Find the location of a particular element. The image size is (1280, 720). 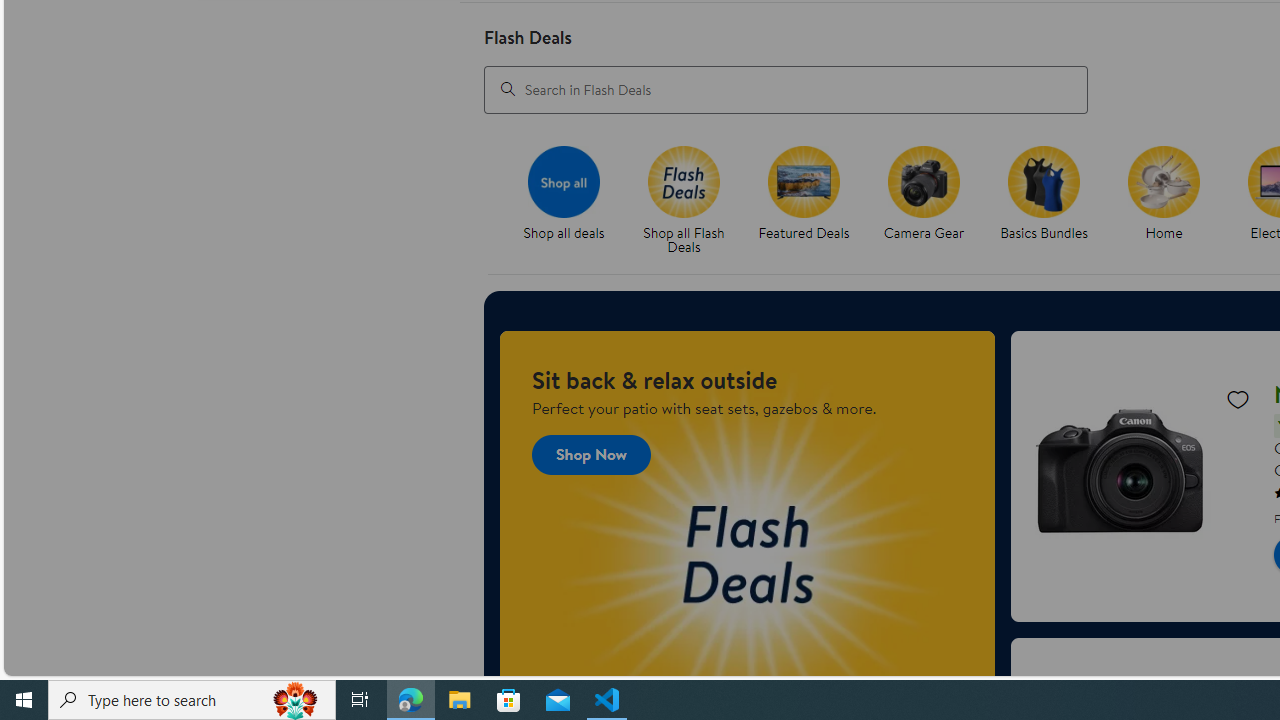

'Search in Flash Deals' is located at coordinates (784, 88).